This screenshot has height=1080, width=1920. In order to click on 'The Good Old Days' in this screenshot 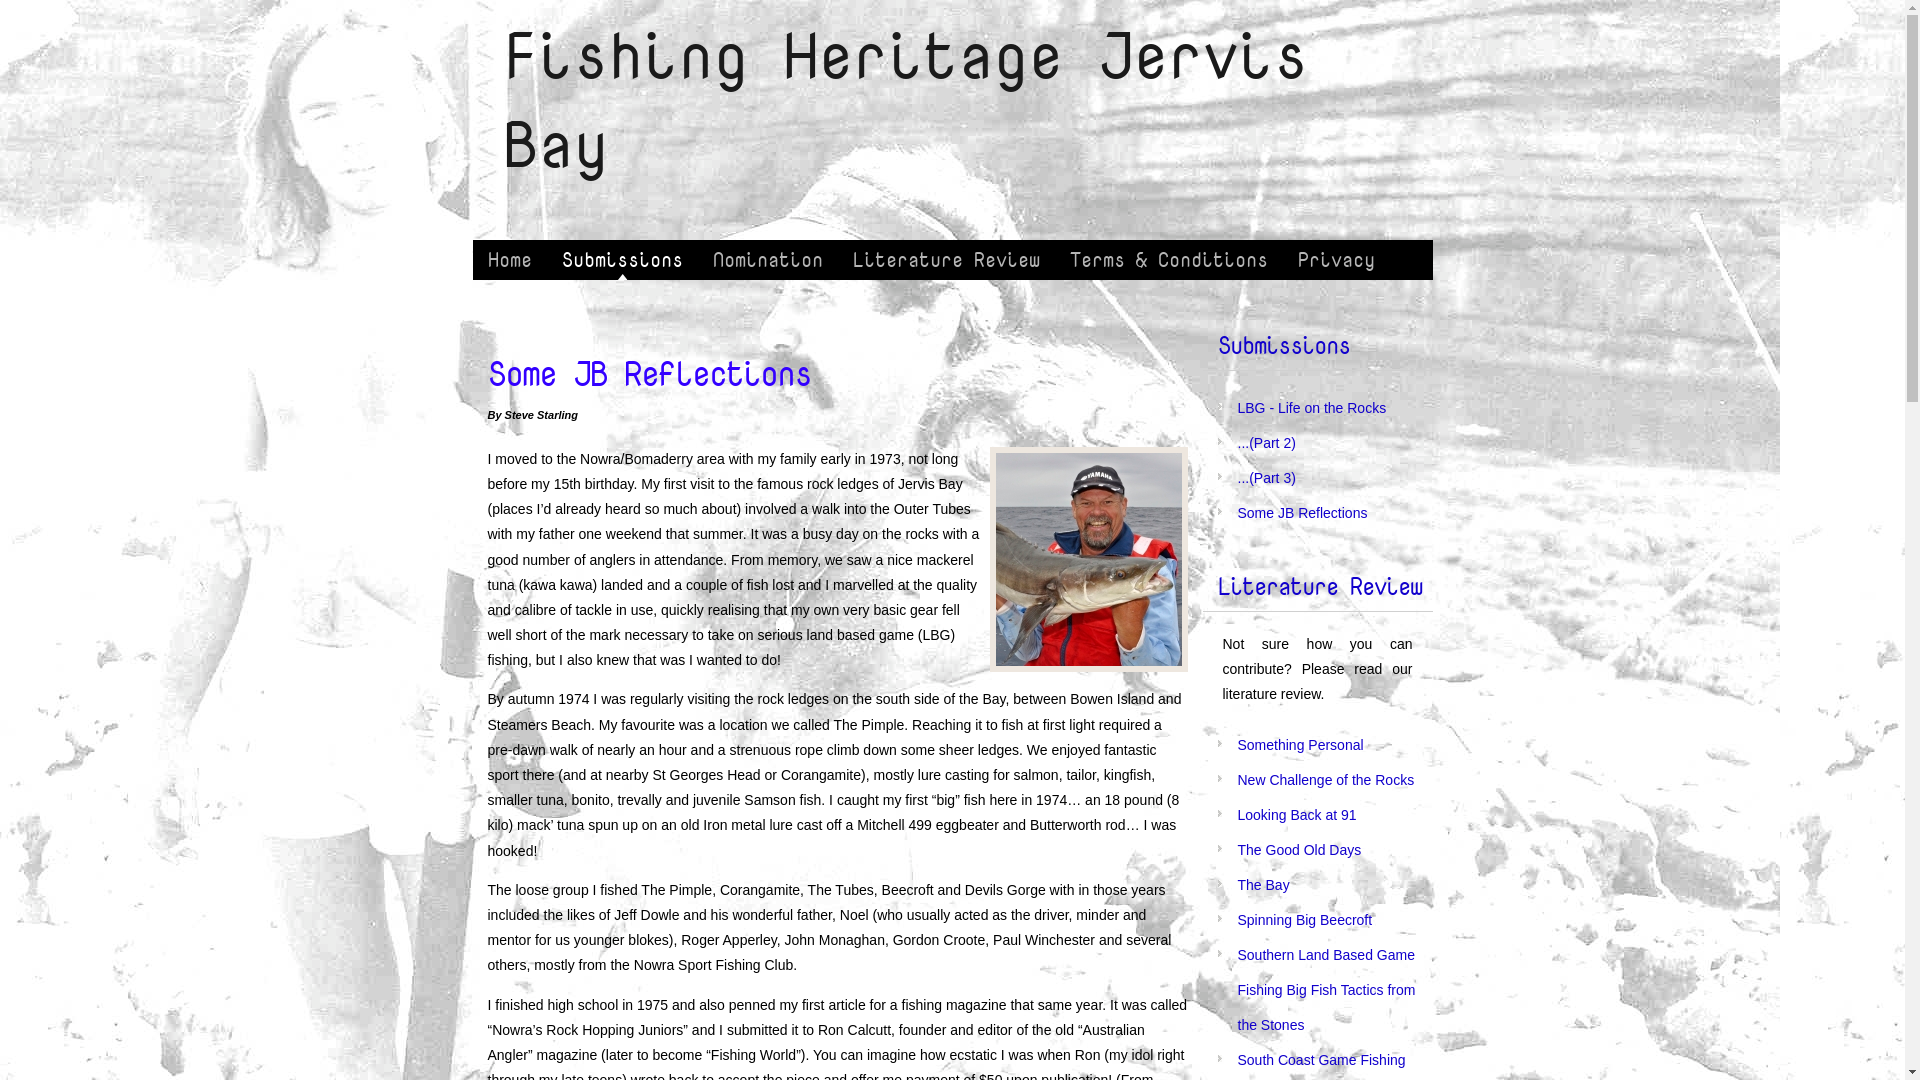, I will do `click(1300, 849)`.